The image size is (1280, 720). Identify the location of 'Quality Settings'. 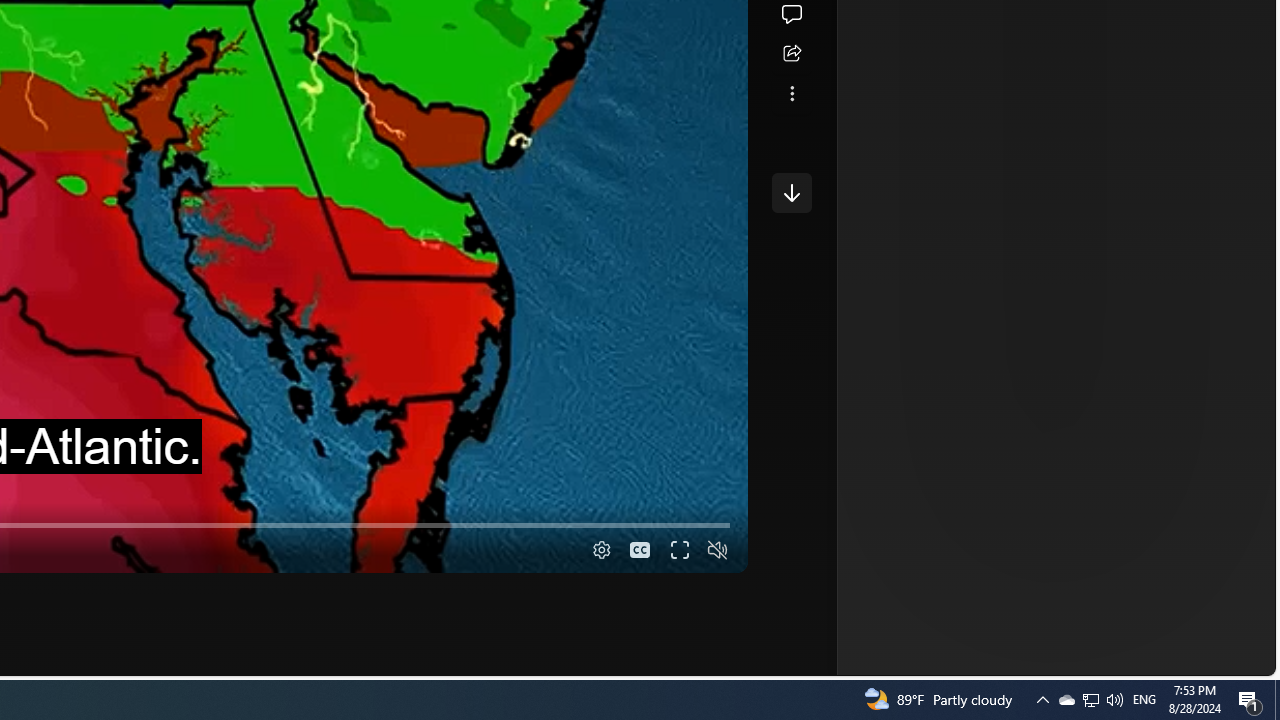
(598, 550).